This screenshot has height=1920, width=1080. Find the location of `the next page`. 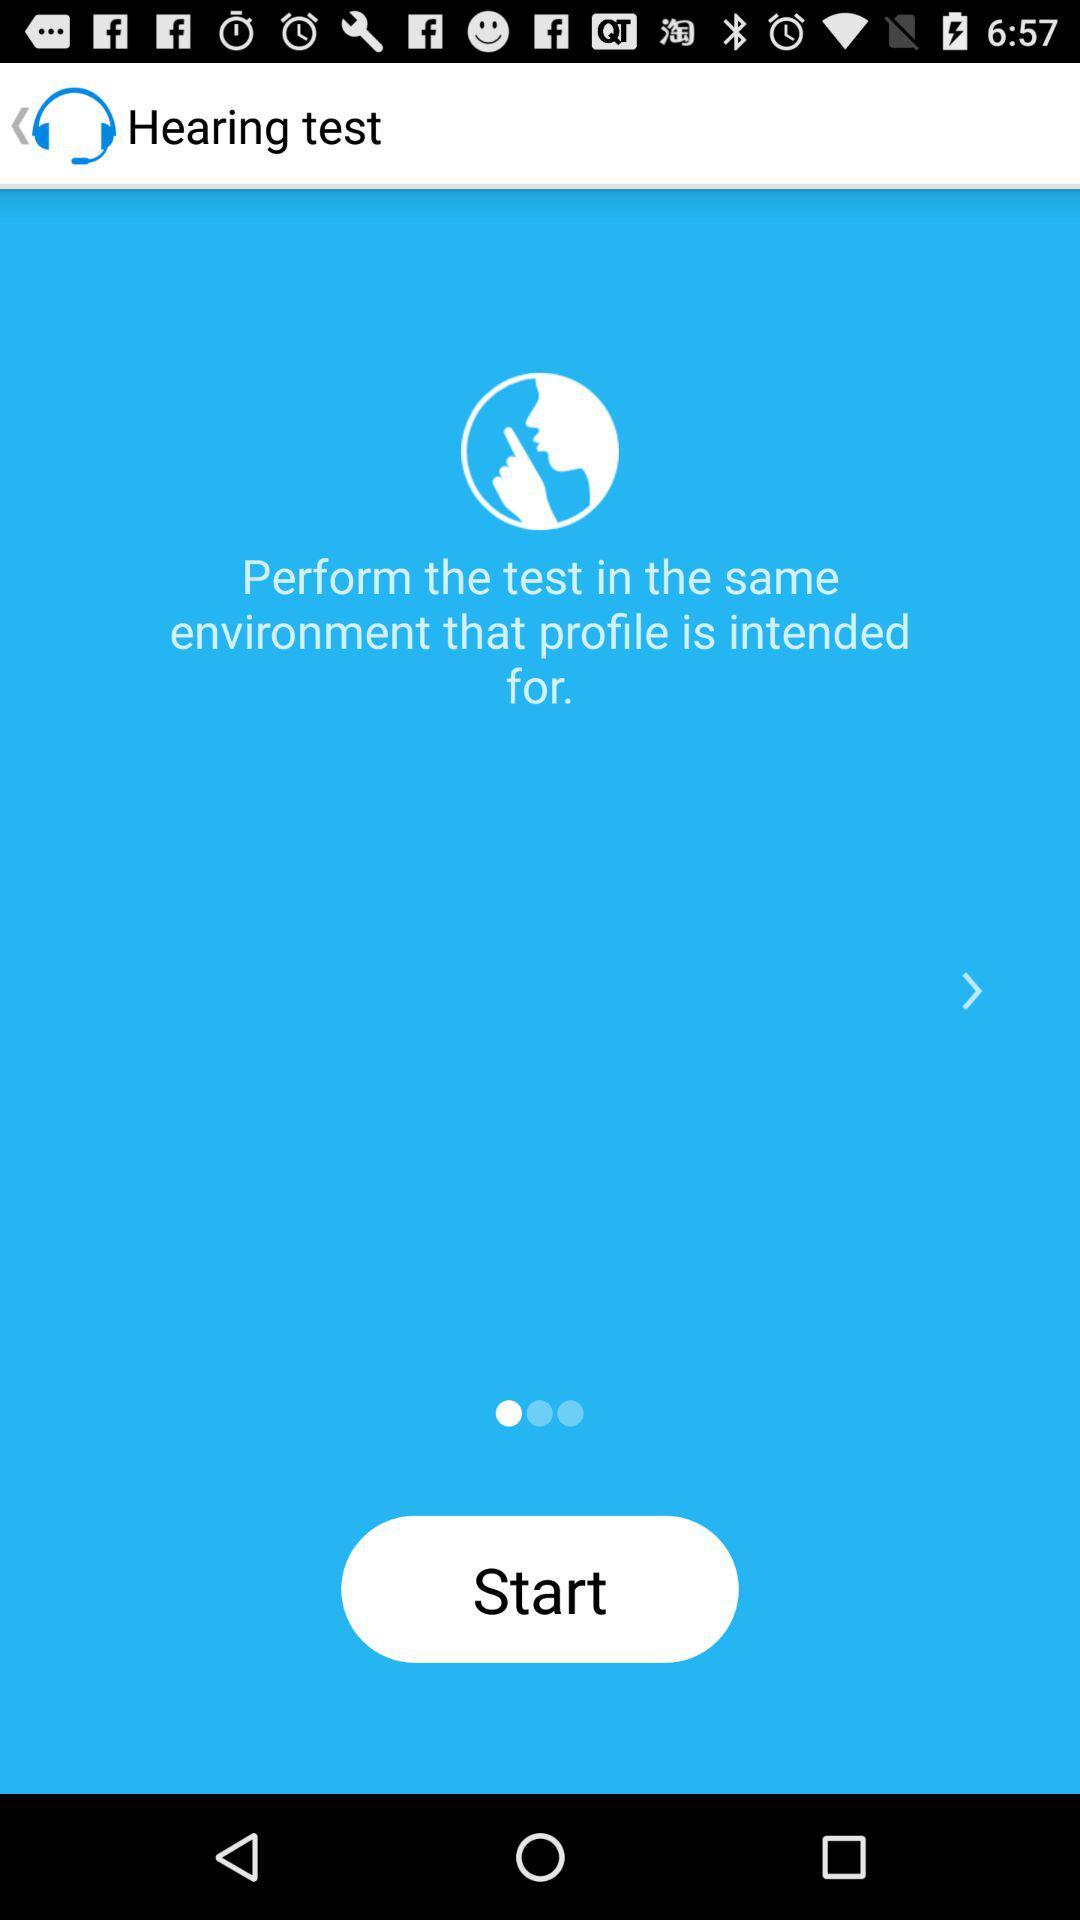

the next page is located at coordinates (971, 991).